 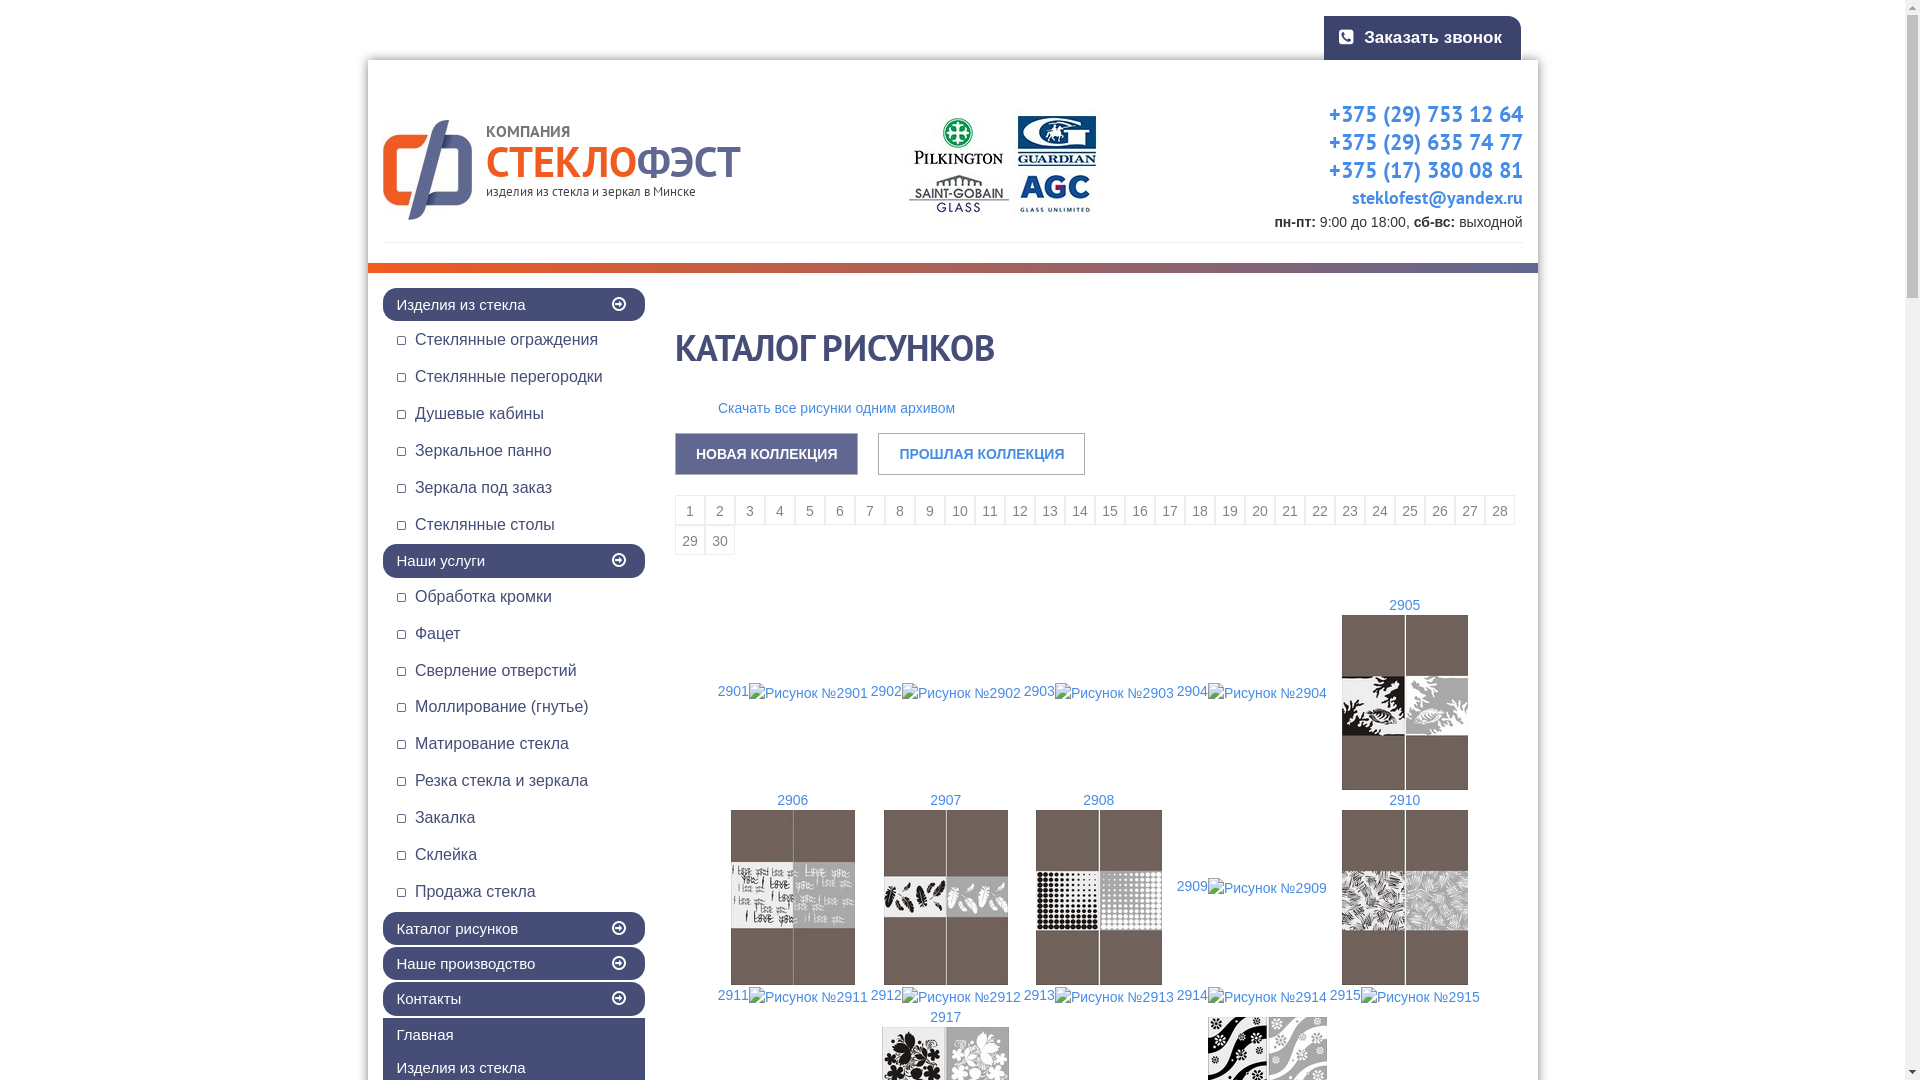 What do you see at coordinates (989, 508) in the screenshot?
I see `'11'` at bounding box center [989, 508].